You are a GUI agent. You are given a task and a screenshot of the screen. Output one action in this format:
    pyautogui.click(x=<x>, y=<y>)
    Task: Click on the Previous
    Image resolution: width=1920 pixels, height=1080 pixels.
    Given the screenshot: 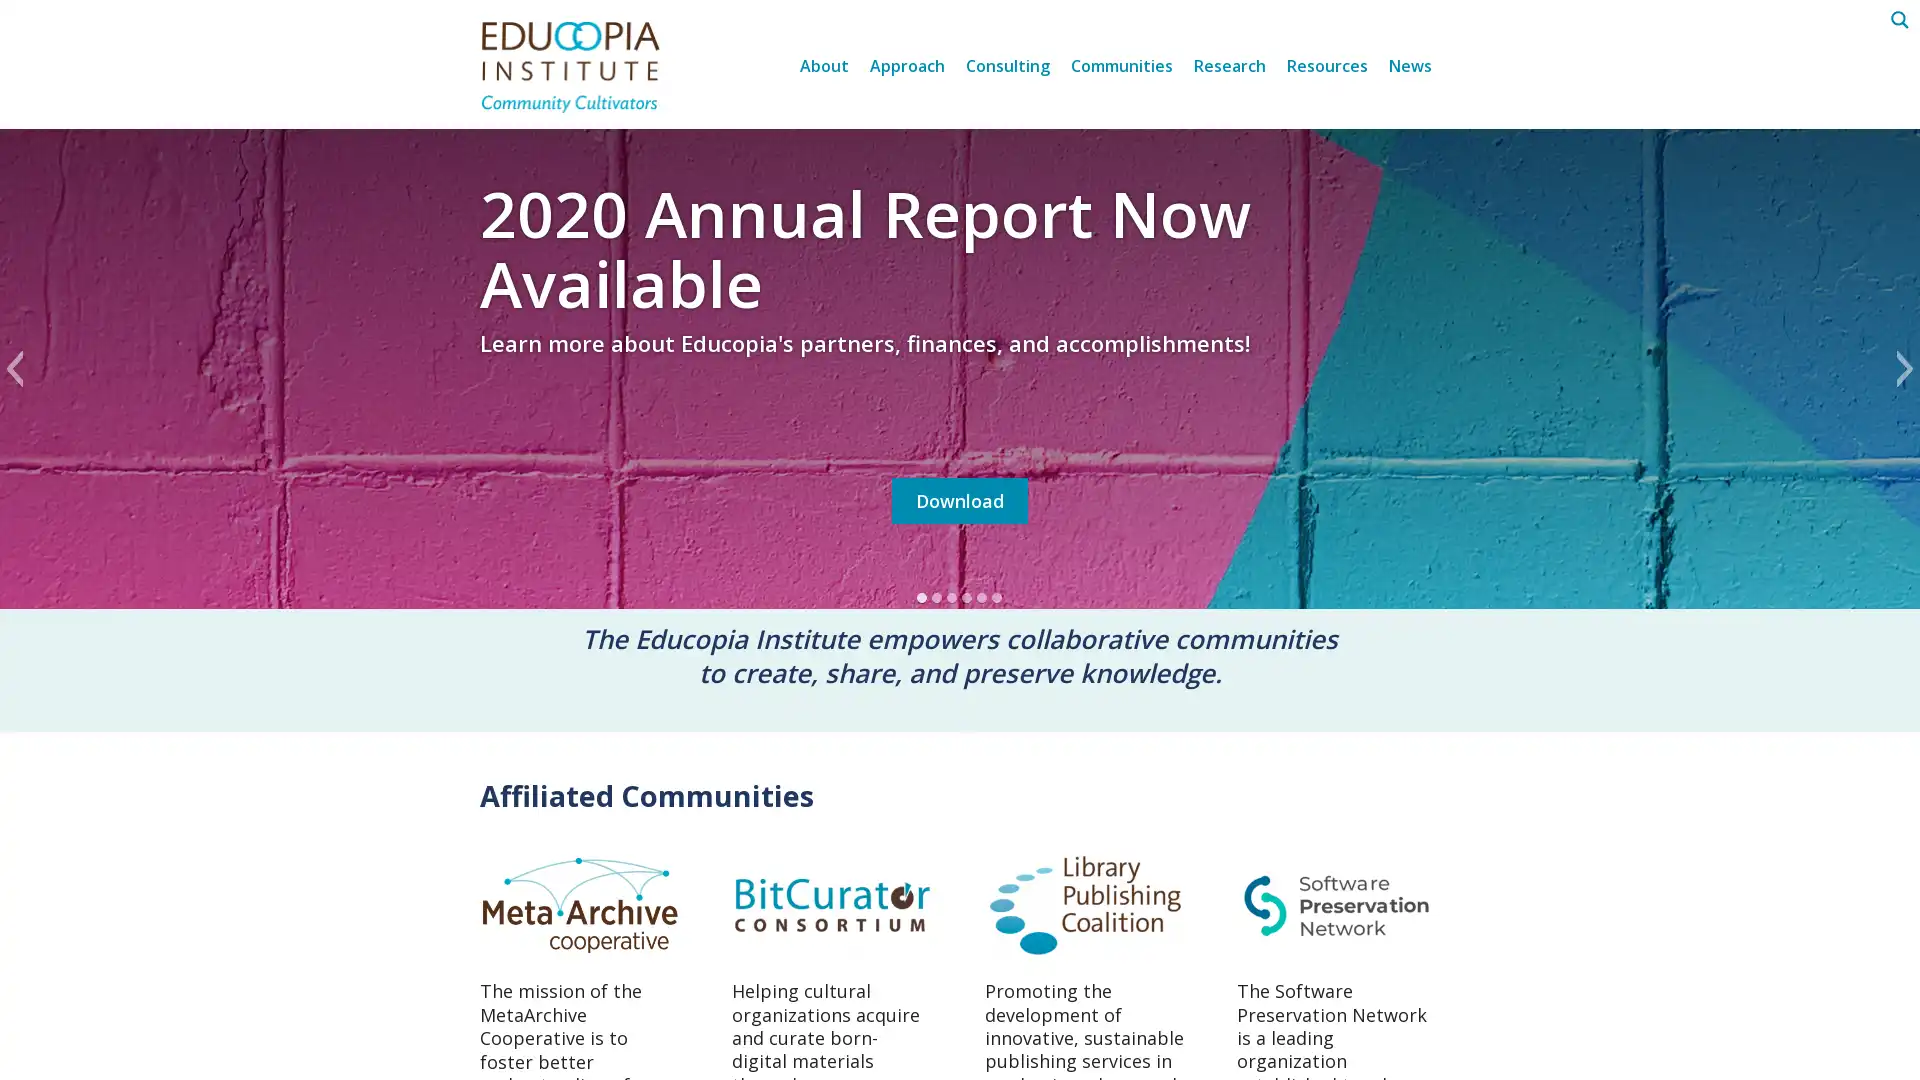 What is the action you would take?
    pyautogui.click(x=14, y=369)
    